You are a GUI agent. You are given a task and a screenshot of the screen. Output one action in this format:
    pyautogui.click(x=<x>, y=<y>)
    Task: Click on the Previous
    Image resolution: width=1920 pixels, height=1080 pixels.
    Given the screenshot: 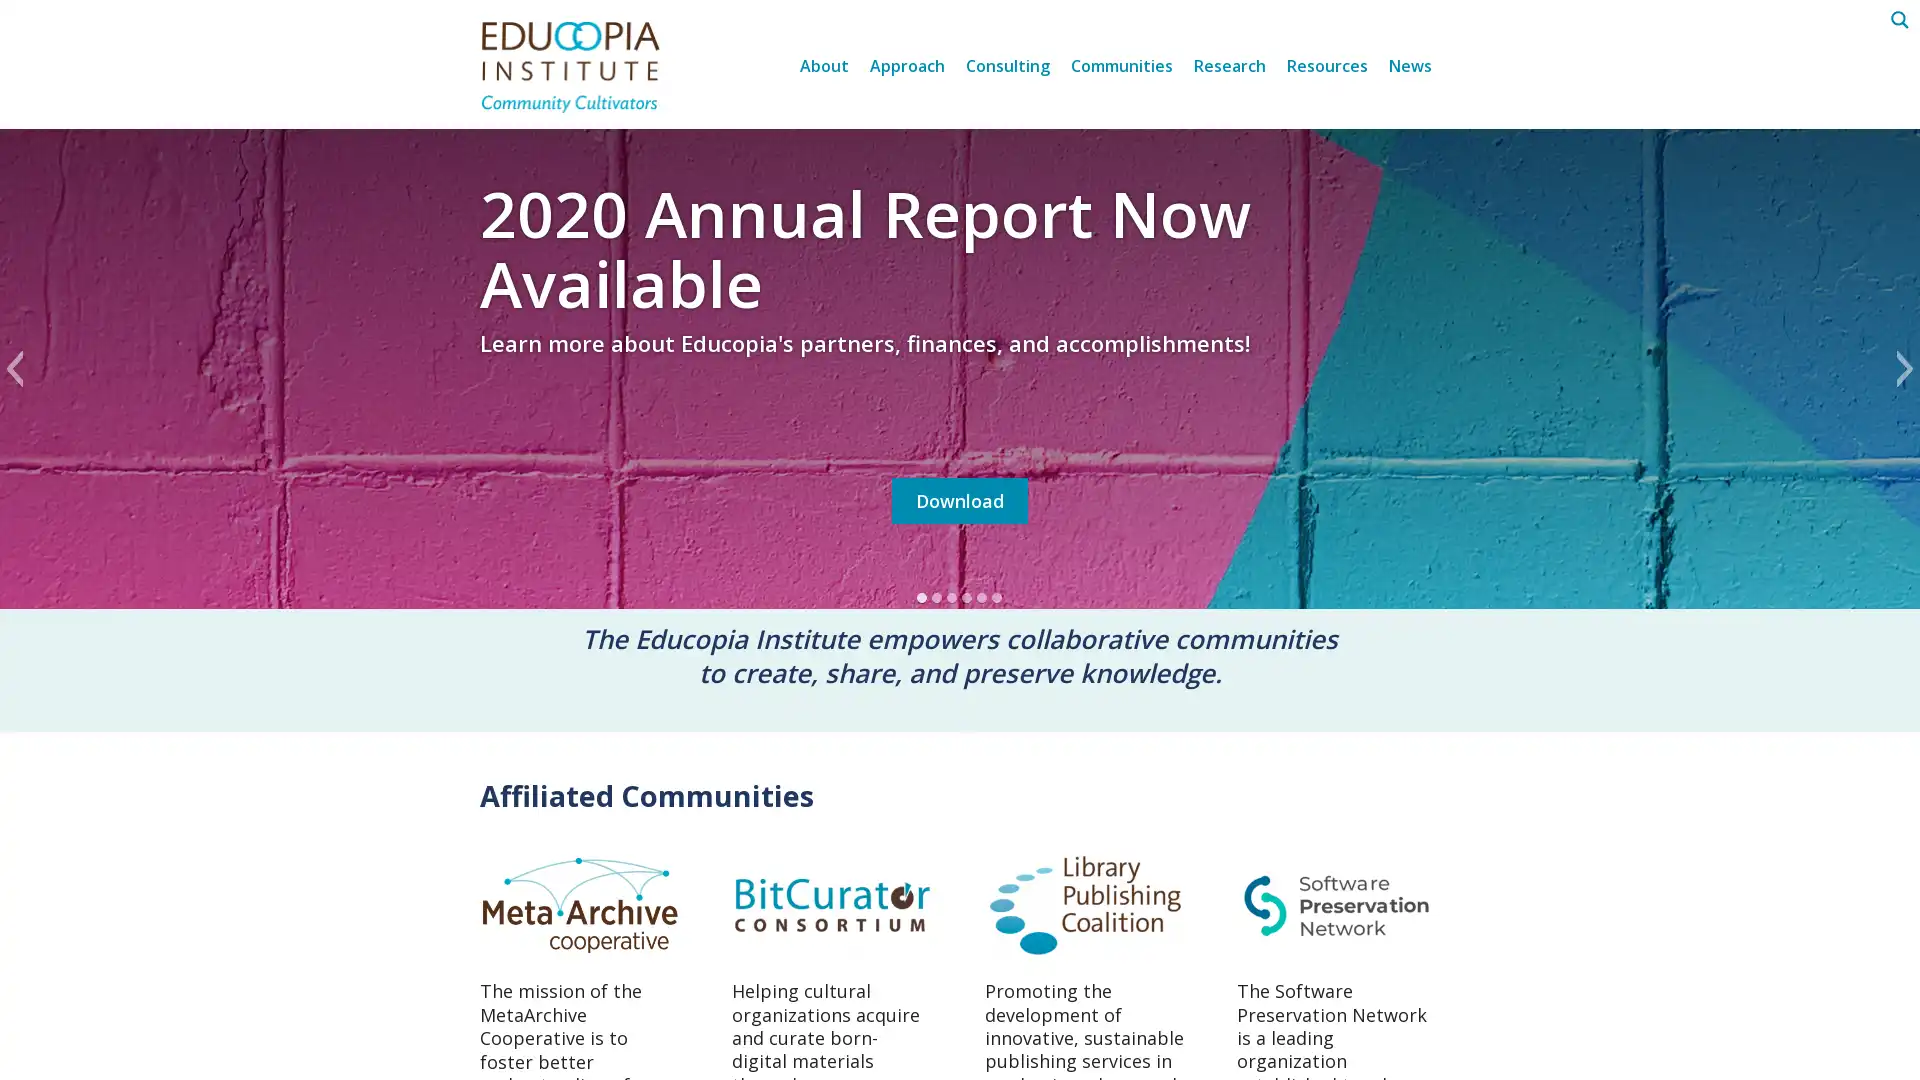 What is the action you would take?
    pyautogui.click(x=14, y=369)
    